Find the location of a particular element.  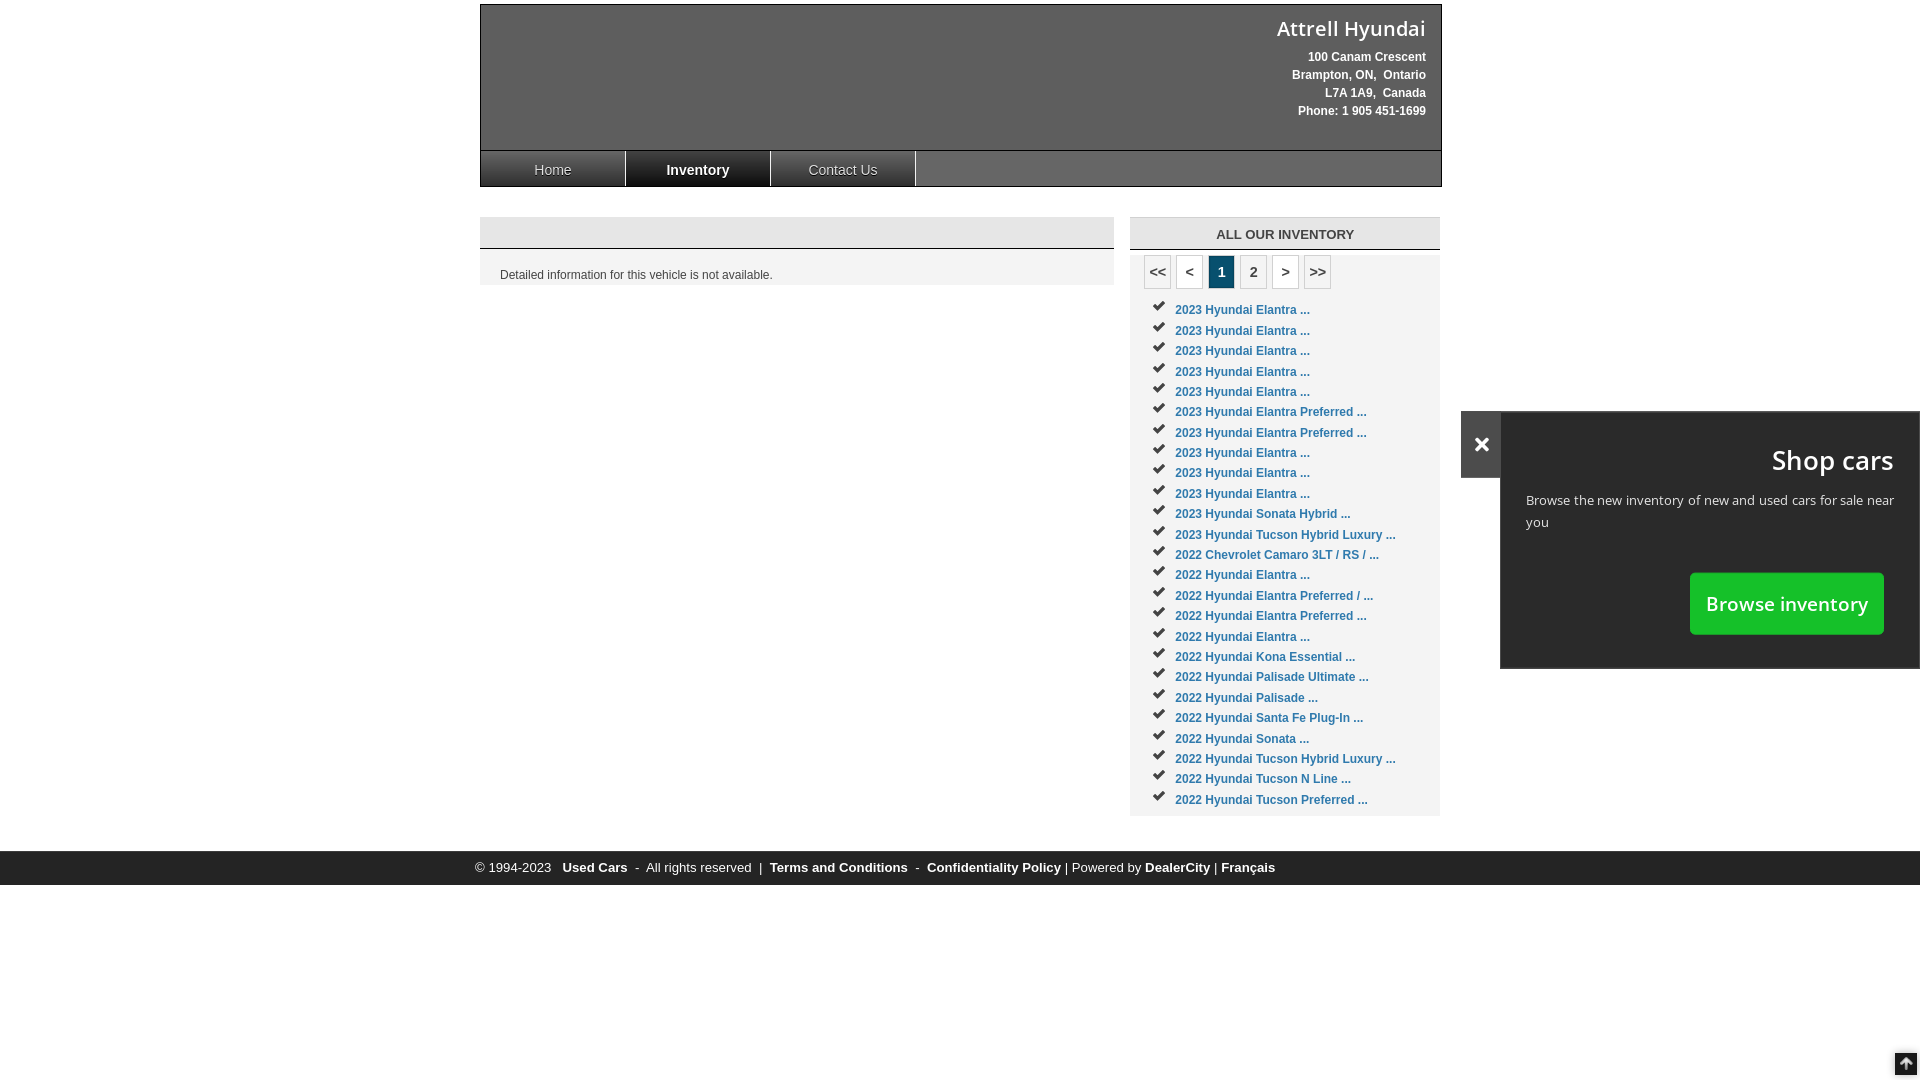

'Browse inventory' is located at coordinates (1786, 602).